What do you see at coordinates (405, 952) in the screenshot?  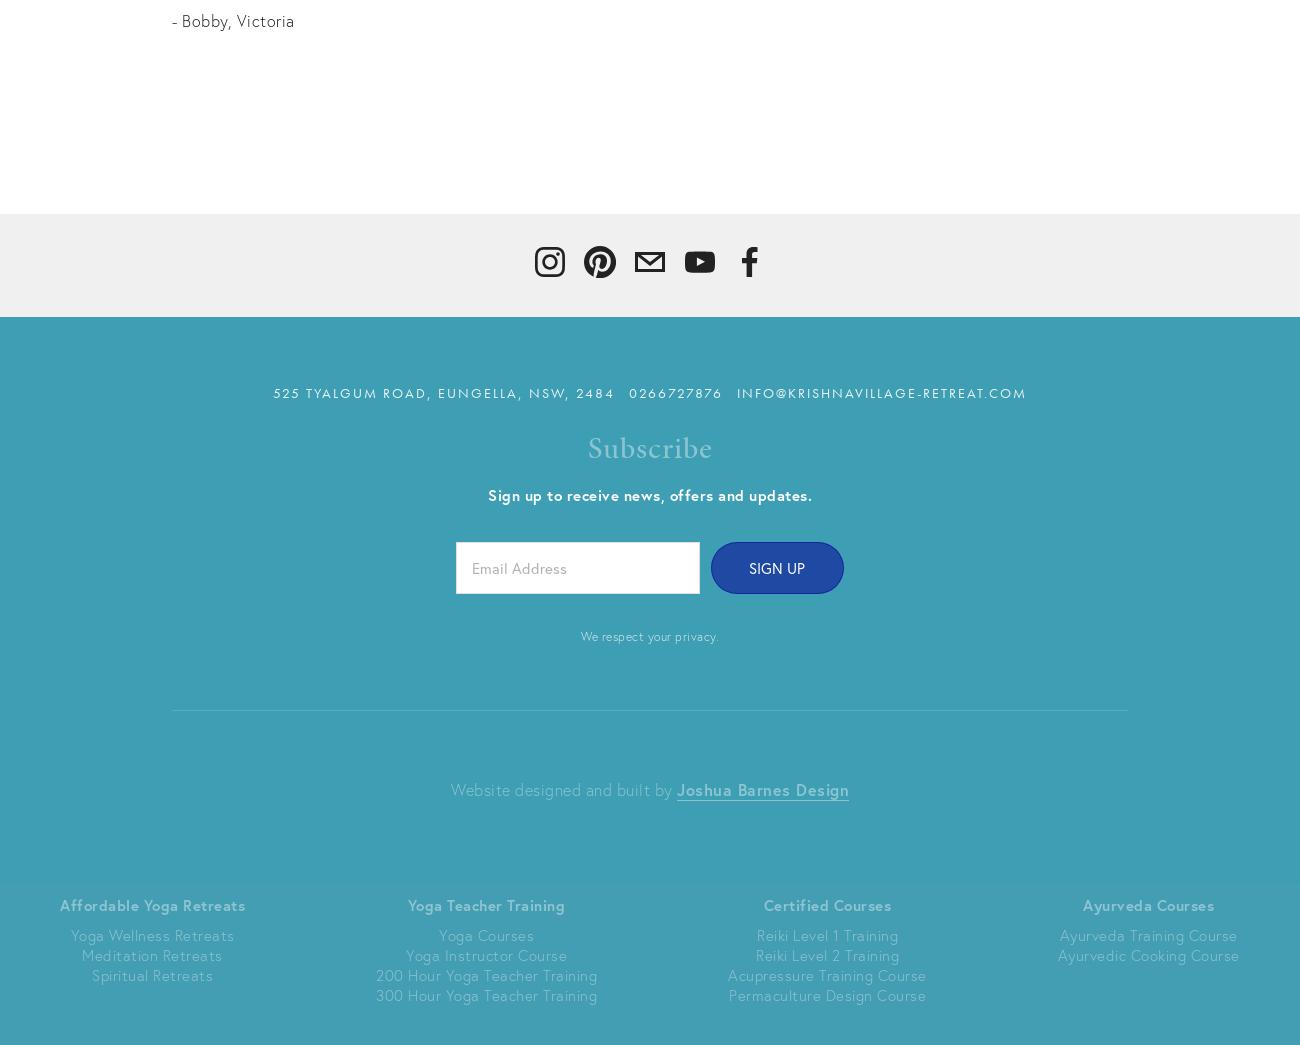 I see `'Yoga Instructor Course'` at bounding box center [405, 952].